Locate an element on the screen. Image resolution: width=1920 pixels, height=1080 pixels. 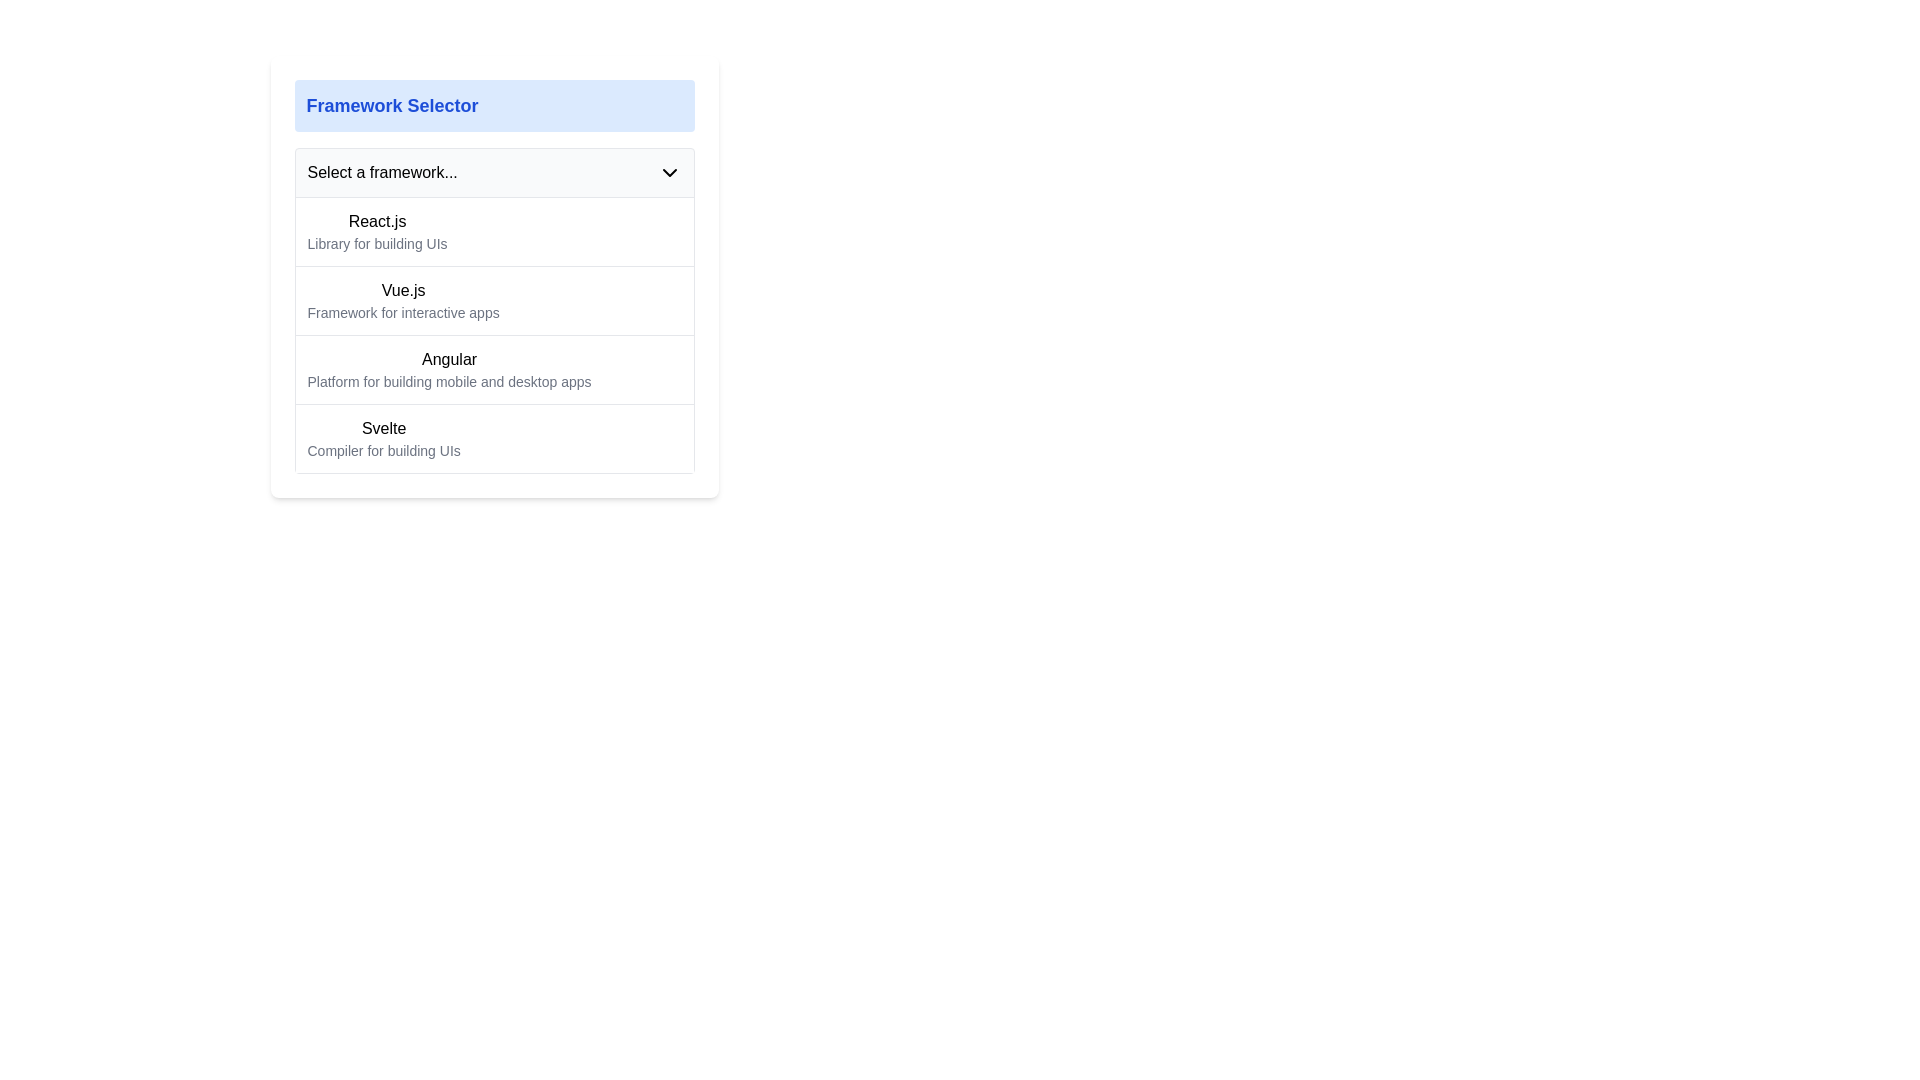
the Text label that serves as a title for the framework selection component, which is centrally placed within a blue-shaded rectangular section at the top of the interface is located at coordinates (392, 105).